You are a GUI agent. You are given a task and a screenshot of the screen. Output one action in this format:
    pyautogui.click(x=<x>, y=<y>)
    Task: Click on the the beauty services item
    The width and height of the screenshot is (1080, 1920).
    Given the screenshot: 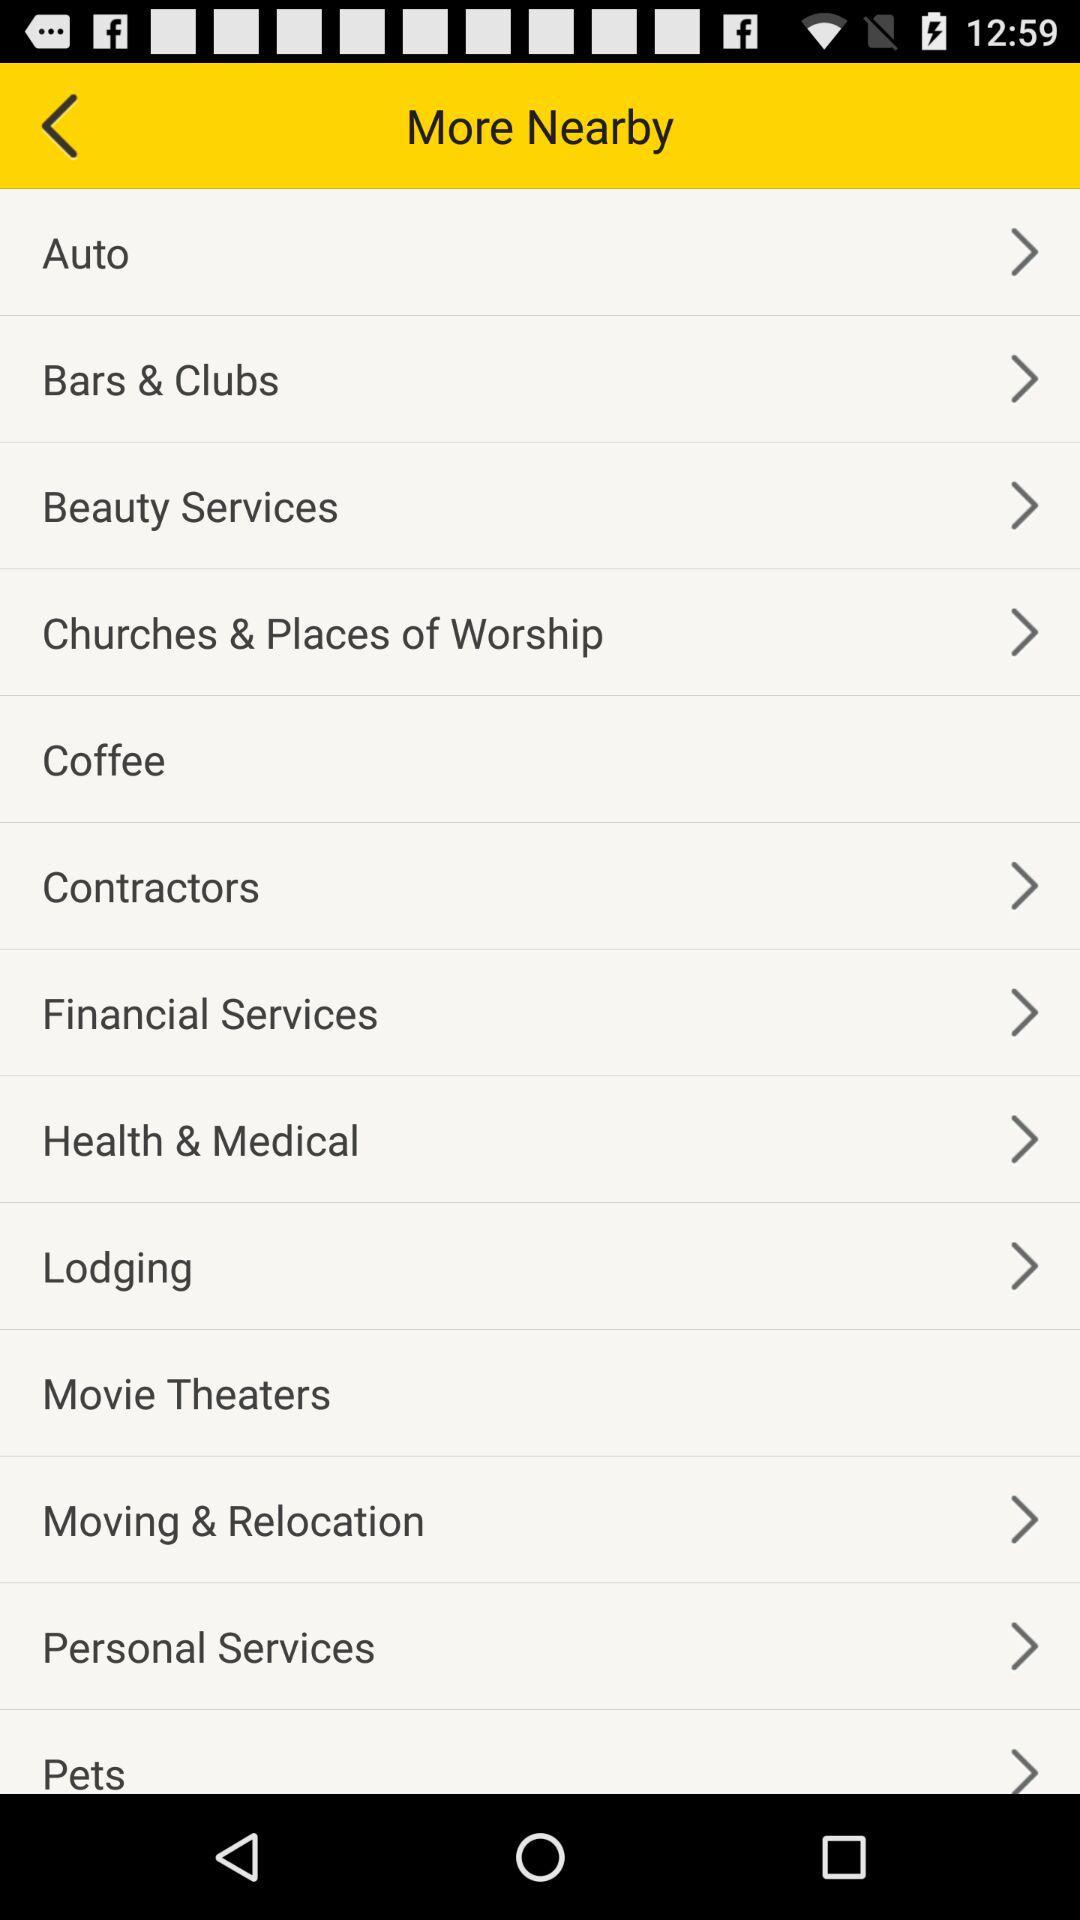 What is the action you would take?
    pyautogui.click(x=190, y=505)
    